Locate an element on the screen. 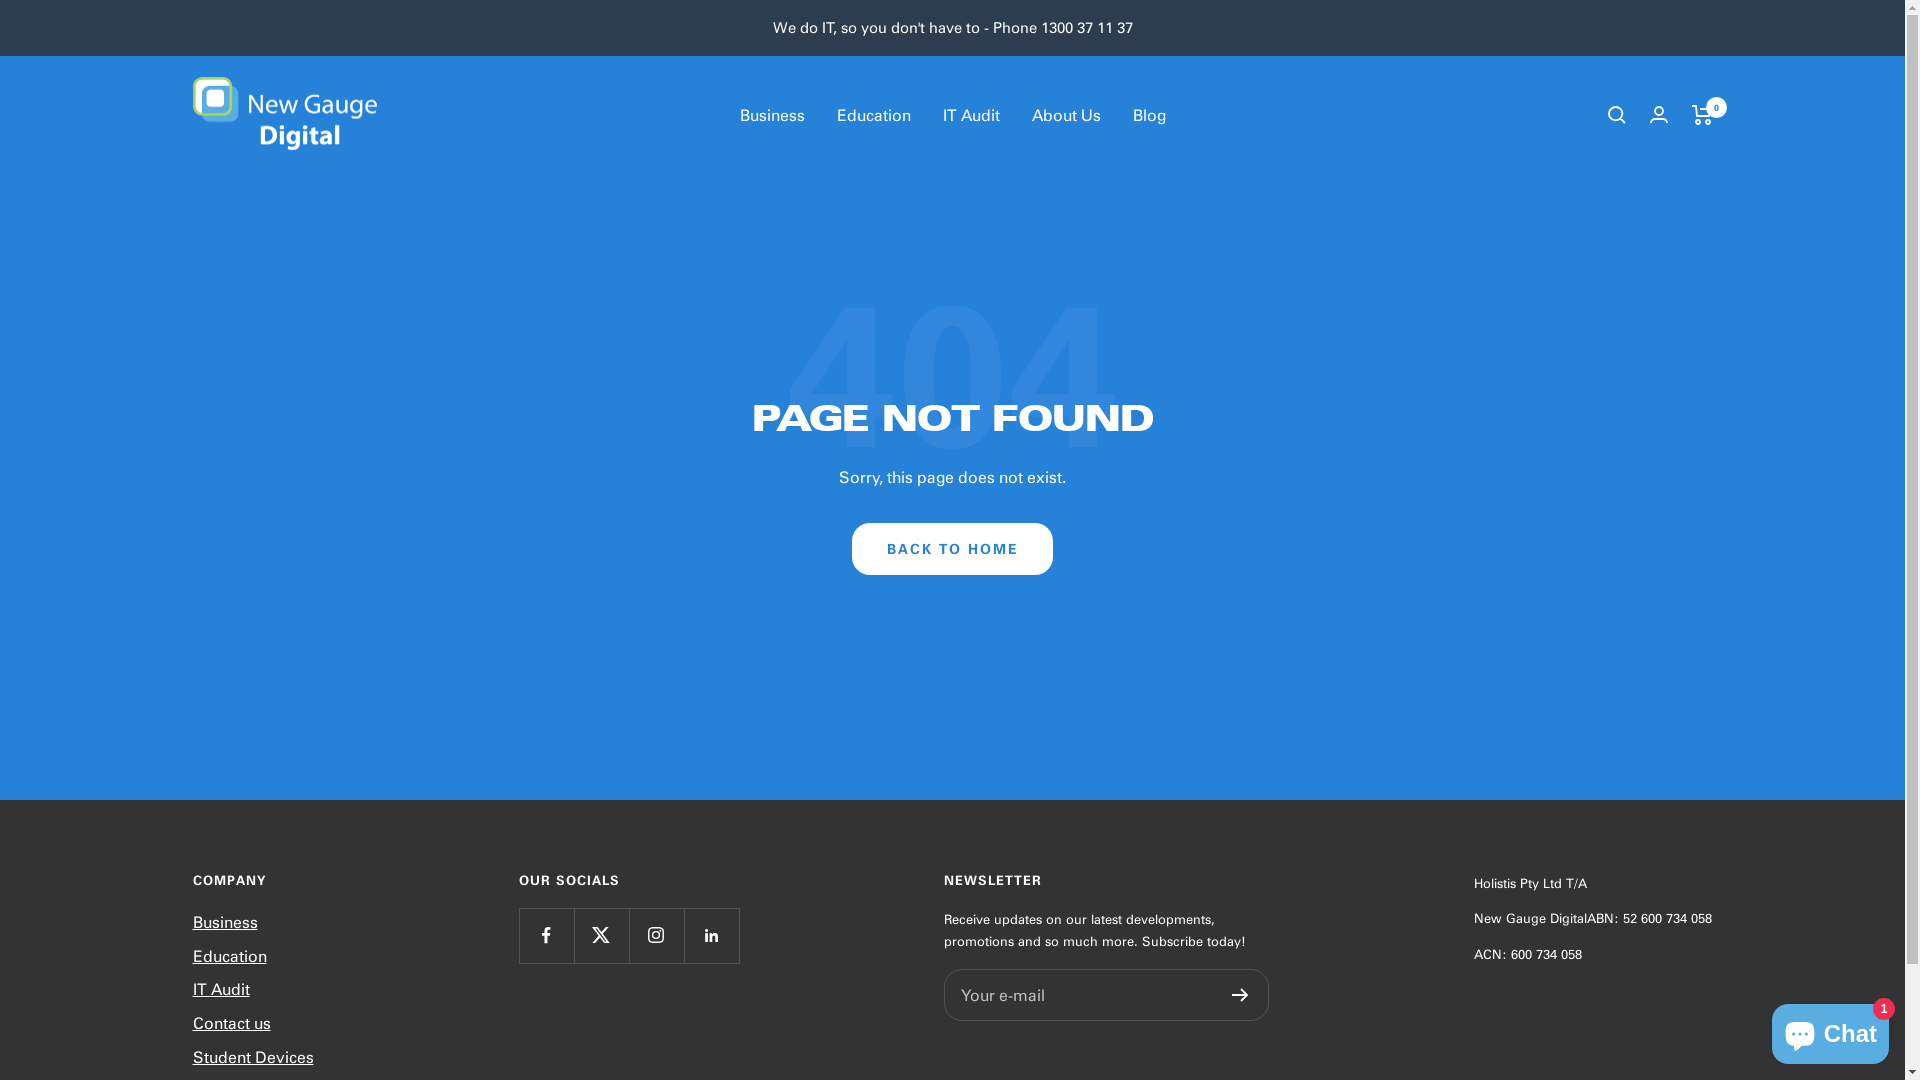  'Blog' is located at coordinates (1148, 115).